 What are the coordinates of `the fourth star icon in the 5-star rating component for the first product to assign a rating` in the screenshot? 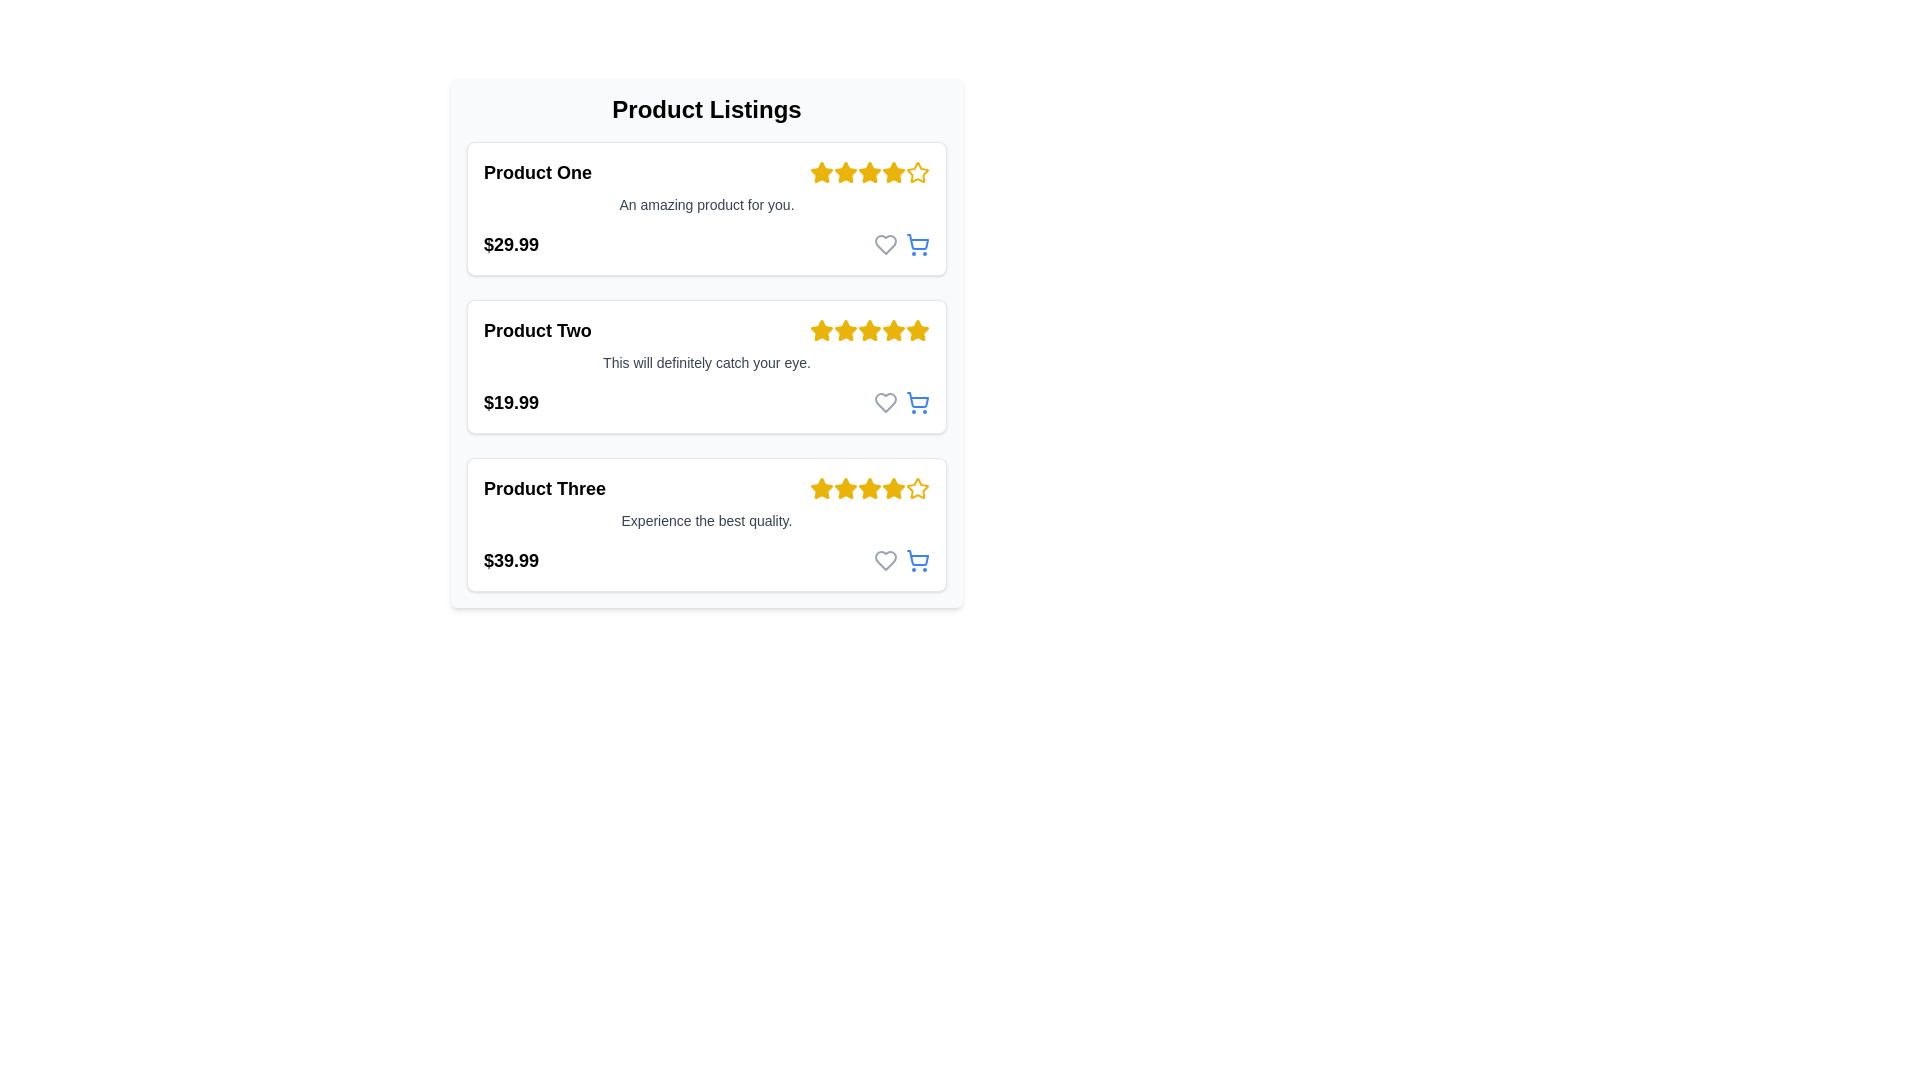 It's located at (869, 171).